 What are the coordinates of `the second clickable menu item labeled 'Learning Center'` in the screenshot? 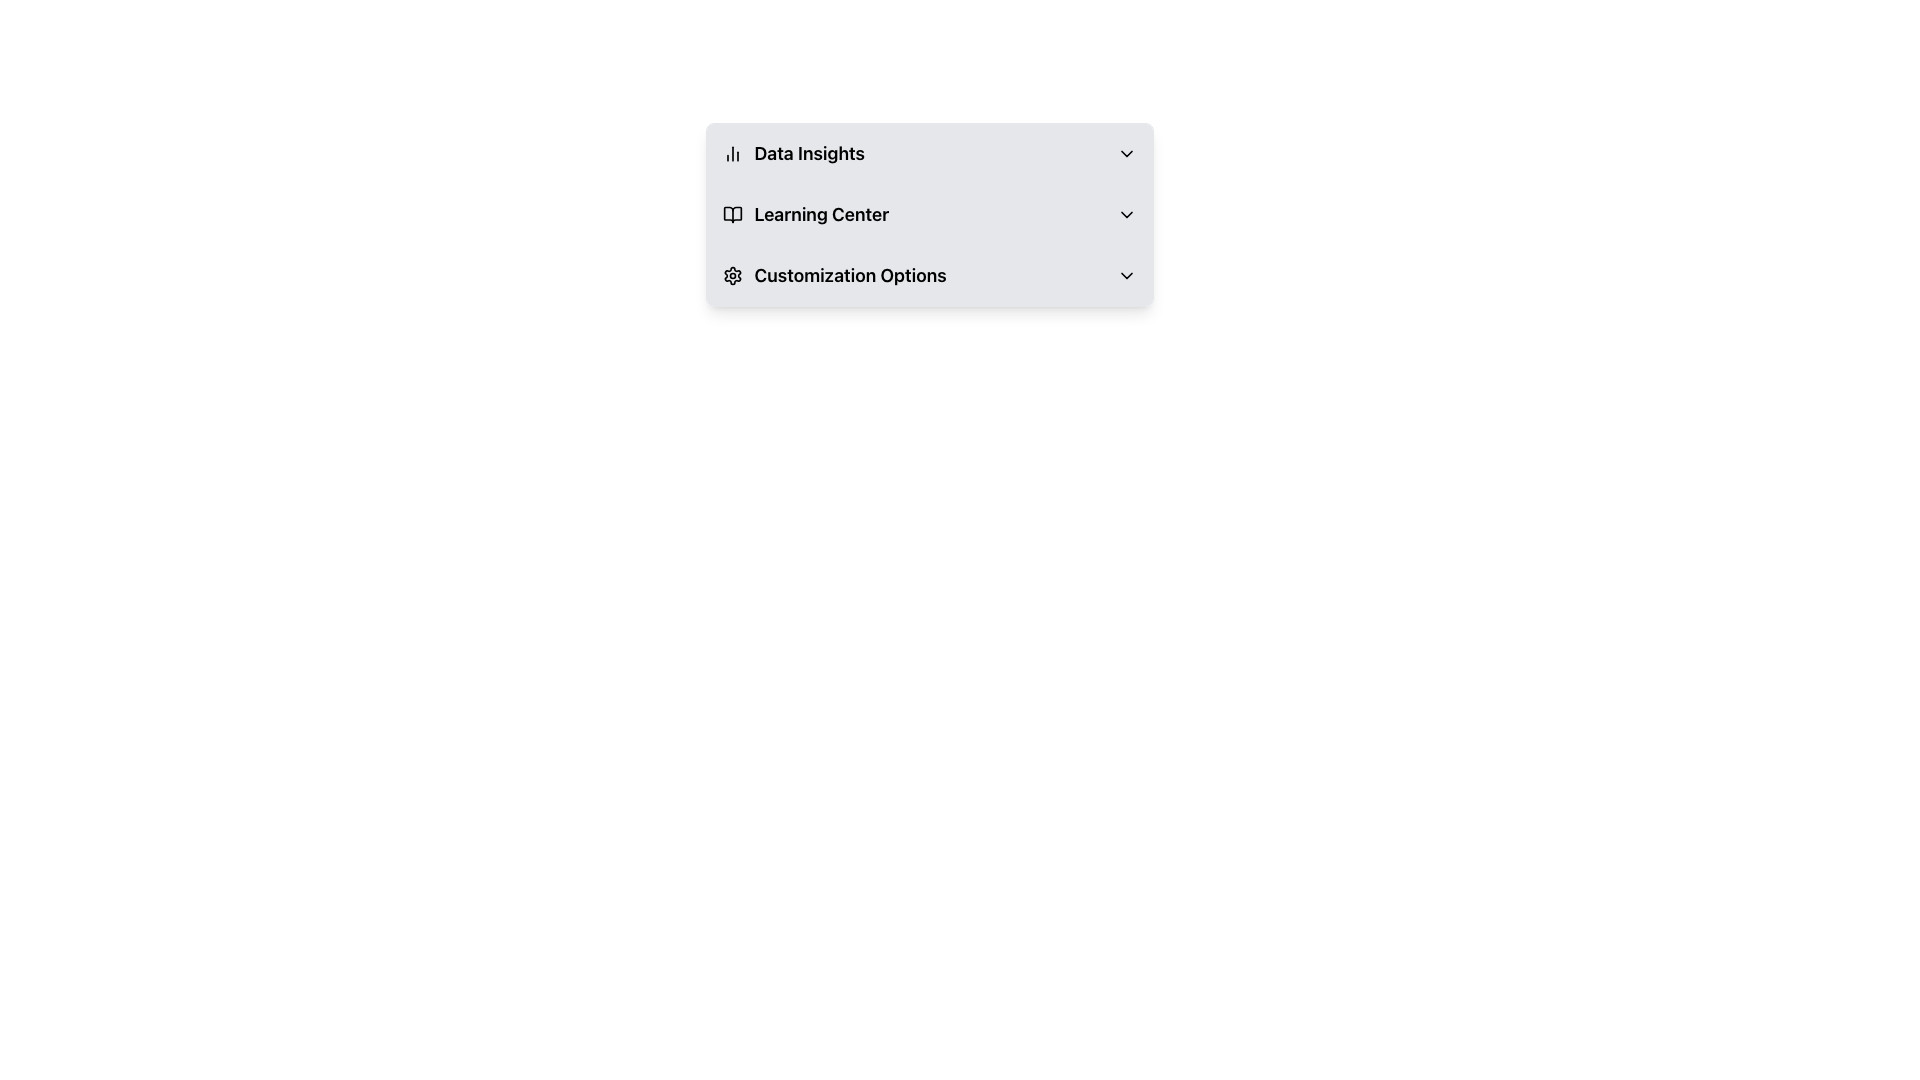 It's located at (928, 215).